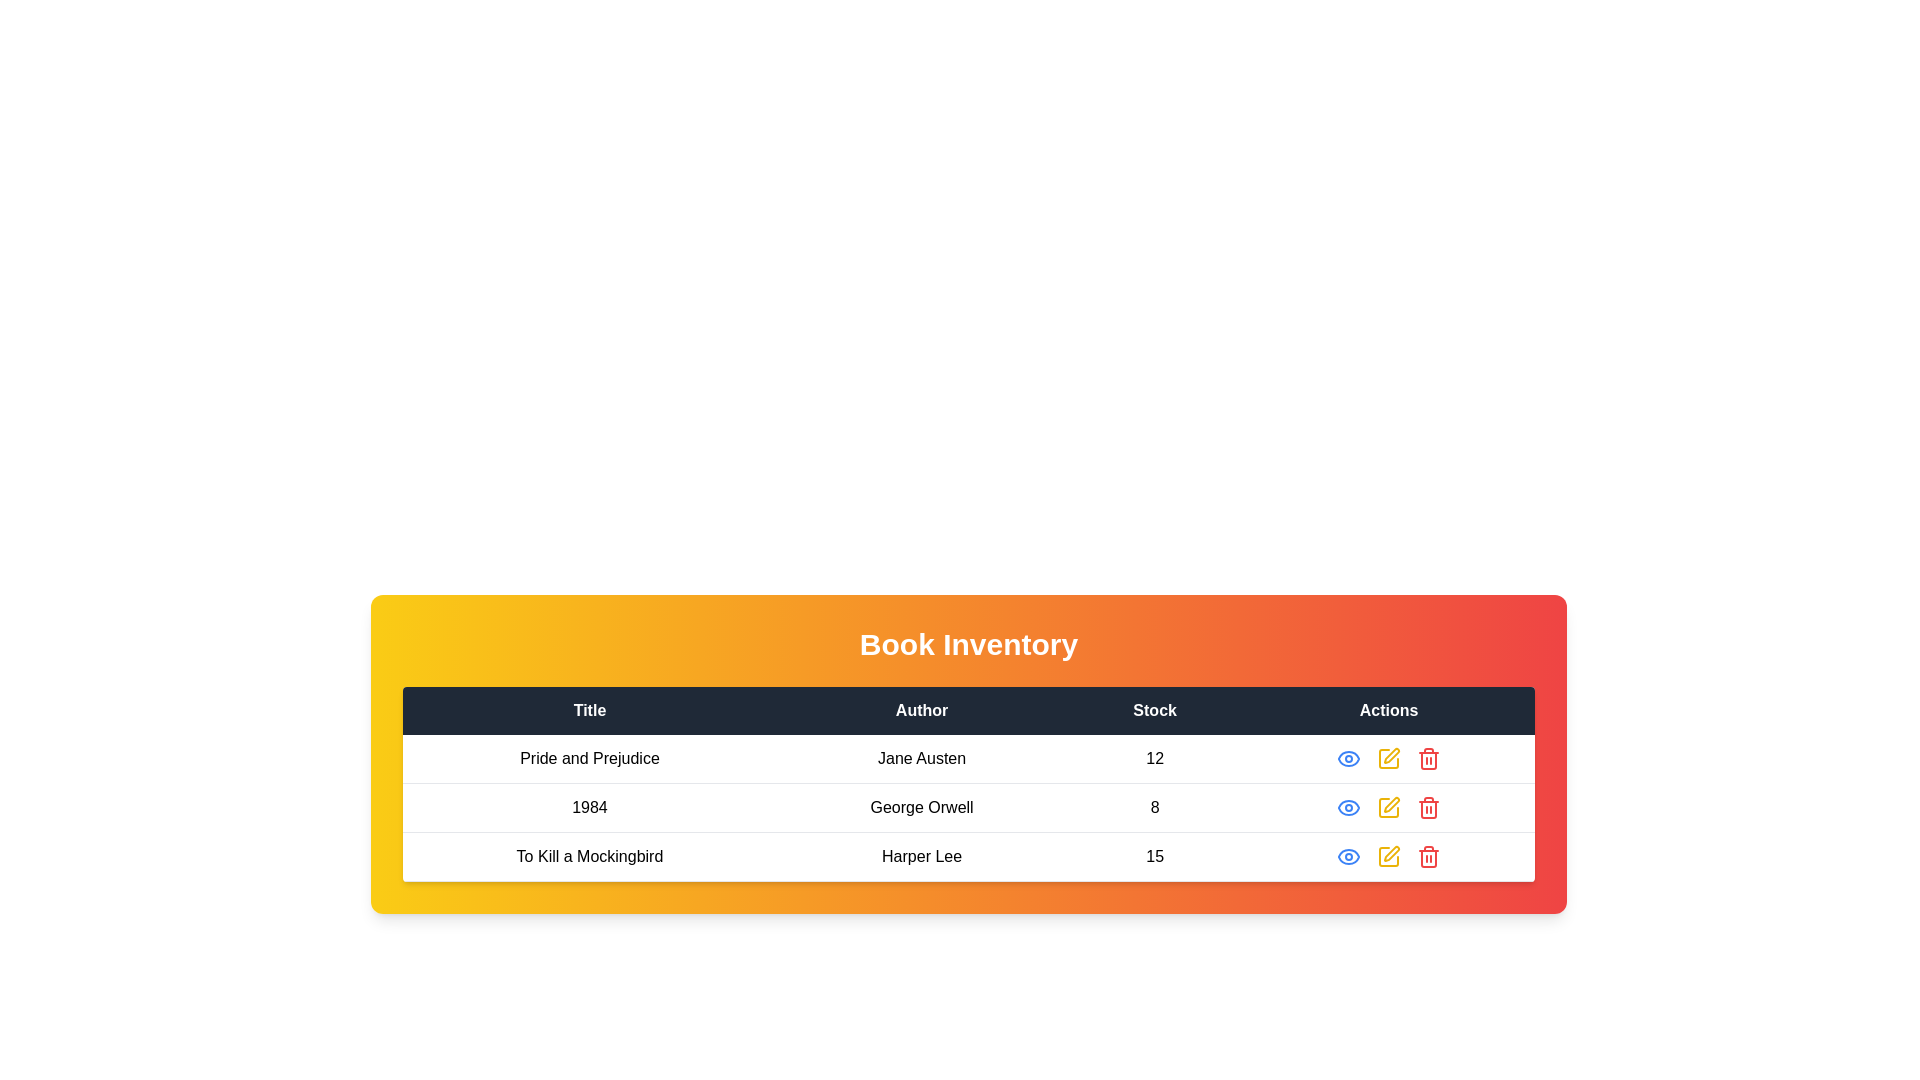  Describe the element at coordinates (969, 806) in the screenshot. I see `the second row in the table displaying information about the book '1984', which includes its title, author, and stock level` at that location.